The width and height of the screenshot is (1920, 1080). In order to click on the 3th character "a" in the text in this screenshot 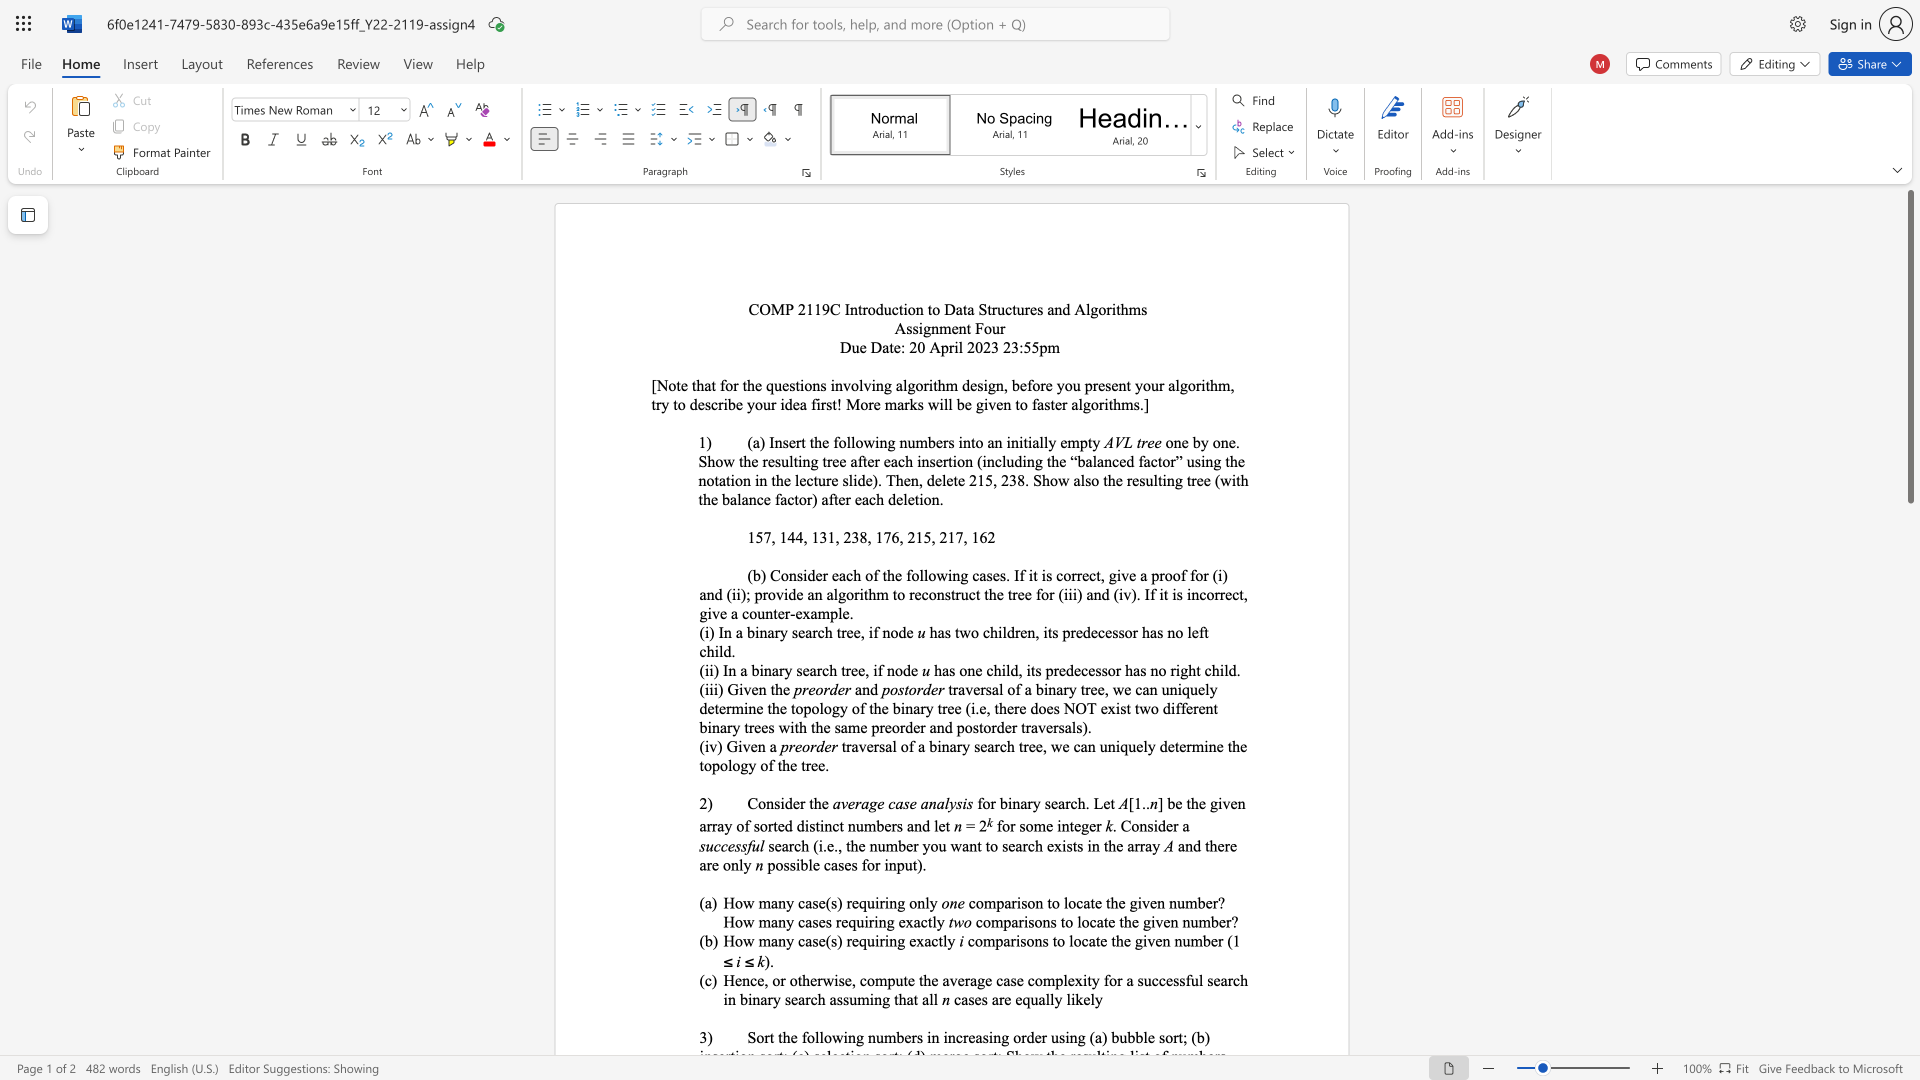, I will do `click(813, 670)`.